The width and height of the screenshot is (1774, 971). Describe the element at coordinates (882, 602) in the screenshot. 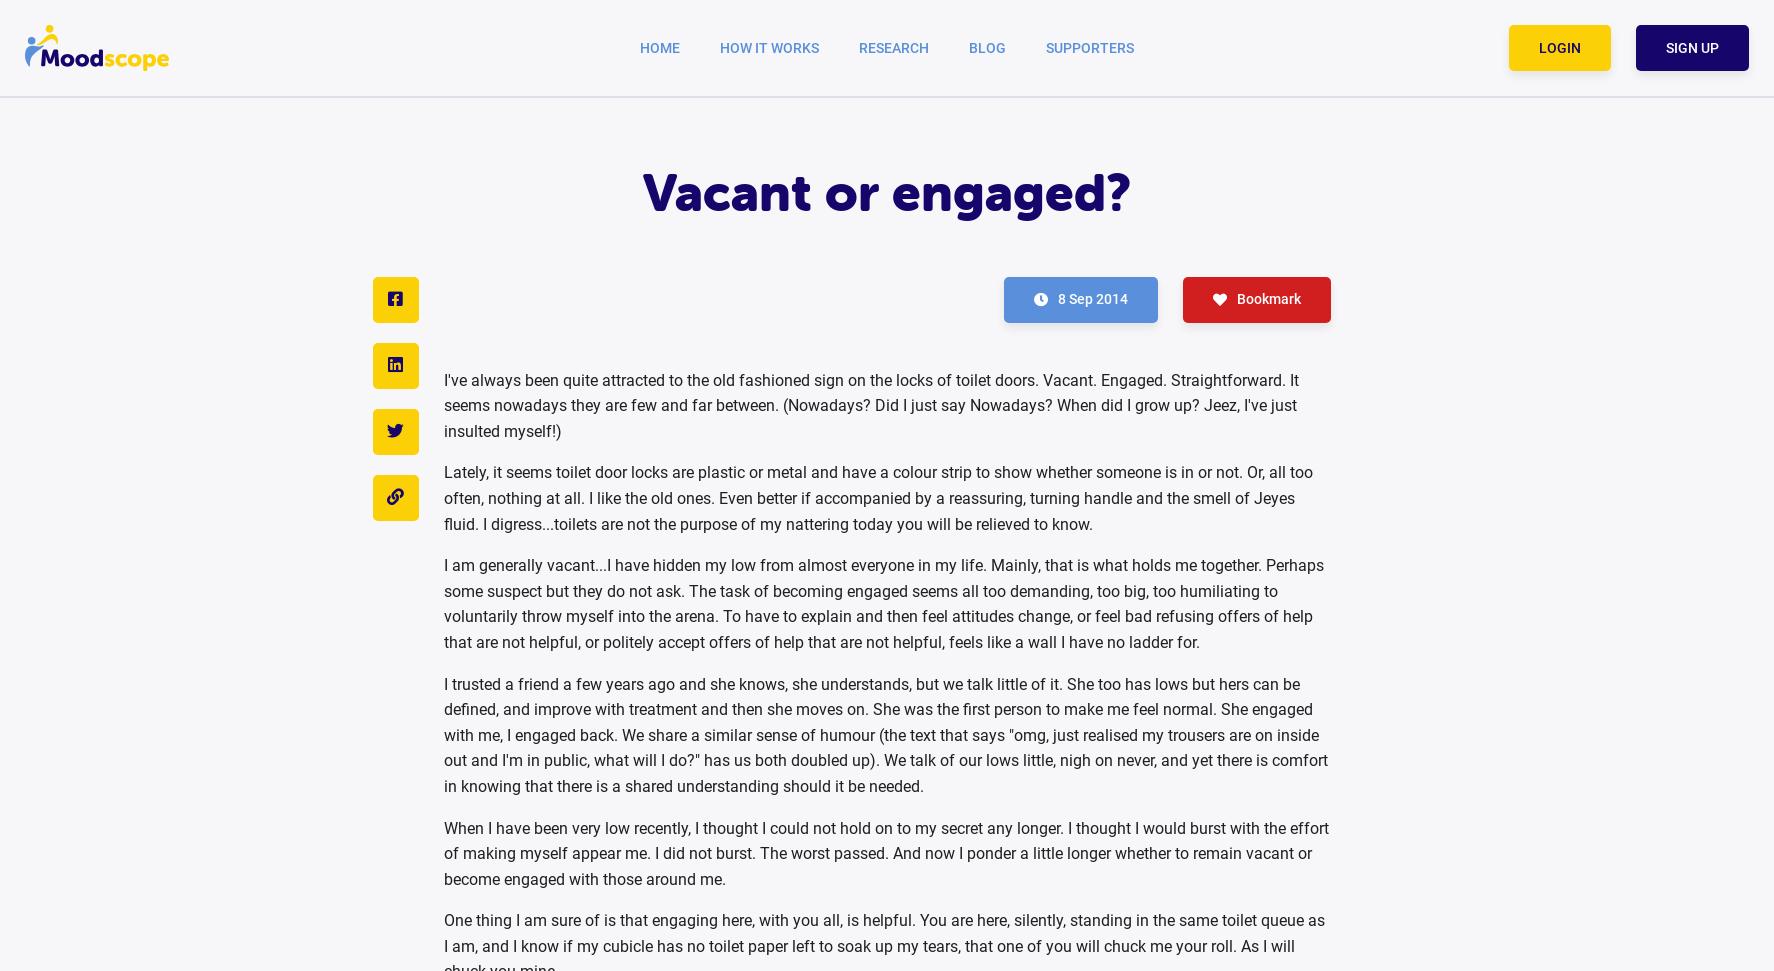

I see `'I am generally vacant...I have hidden my low from almost everyone in my life. Mainly, that is what holds me together. Perhaps some suspect but they do not ask. The task of becoming engaged seems all too demanding, too big, too humiliating to voluntarily throw myself into the arena. To have to explain and then feel attitudes change, or feel bad refusing offers of help that are not helpful, or politely accept offers of help that are not helpful, feels like a wall I have no ladder for.'` at that location.